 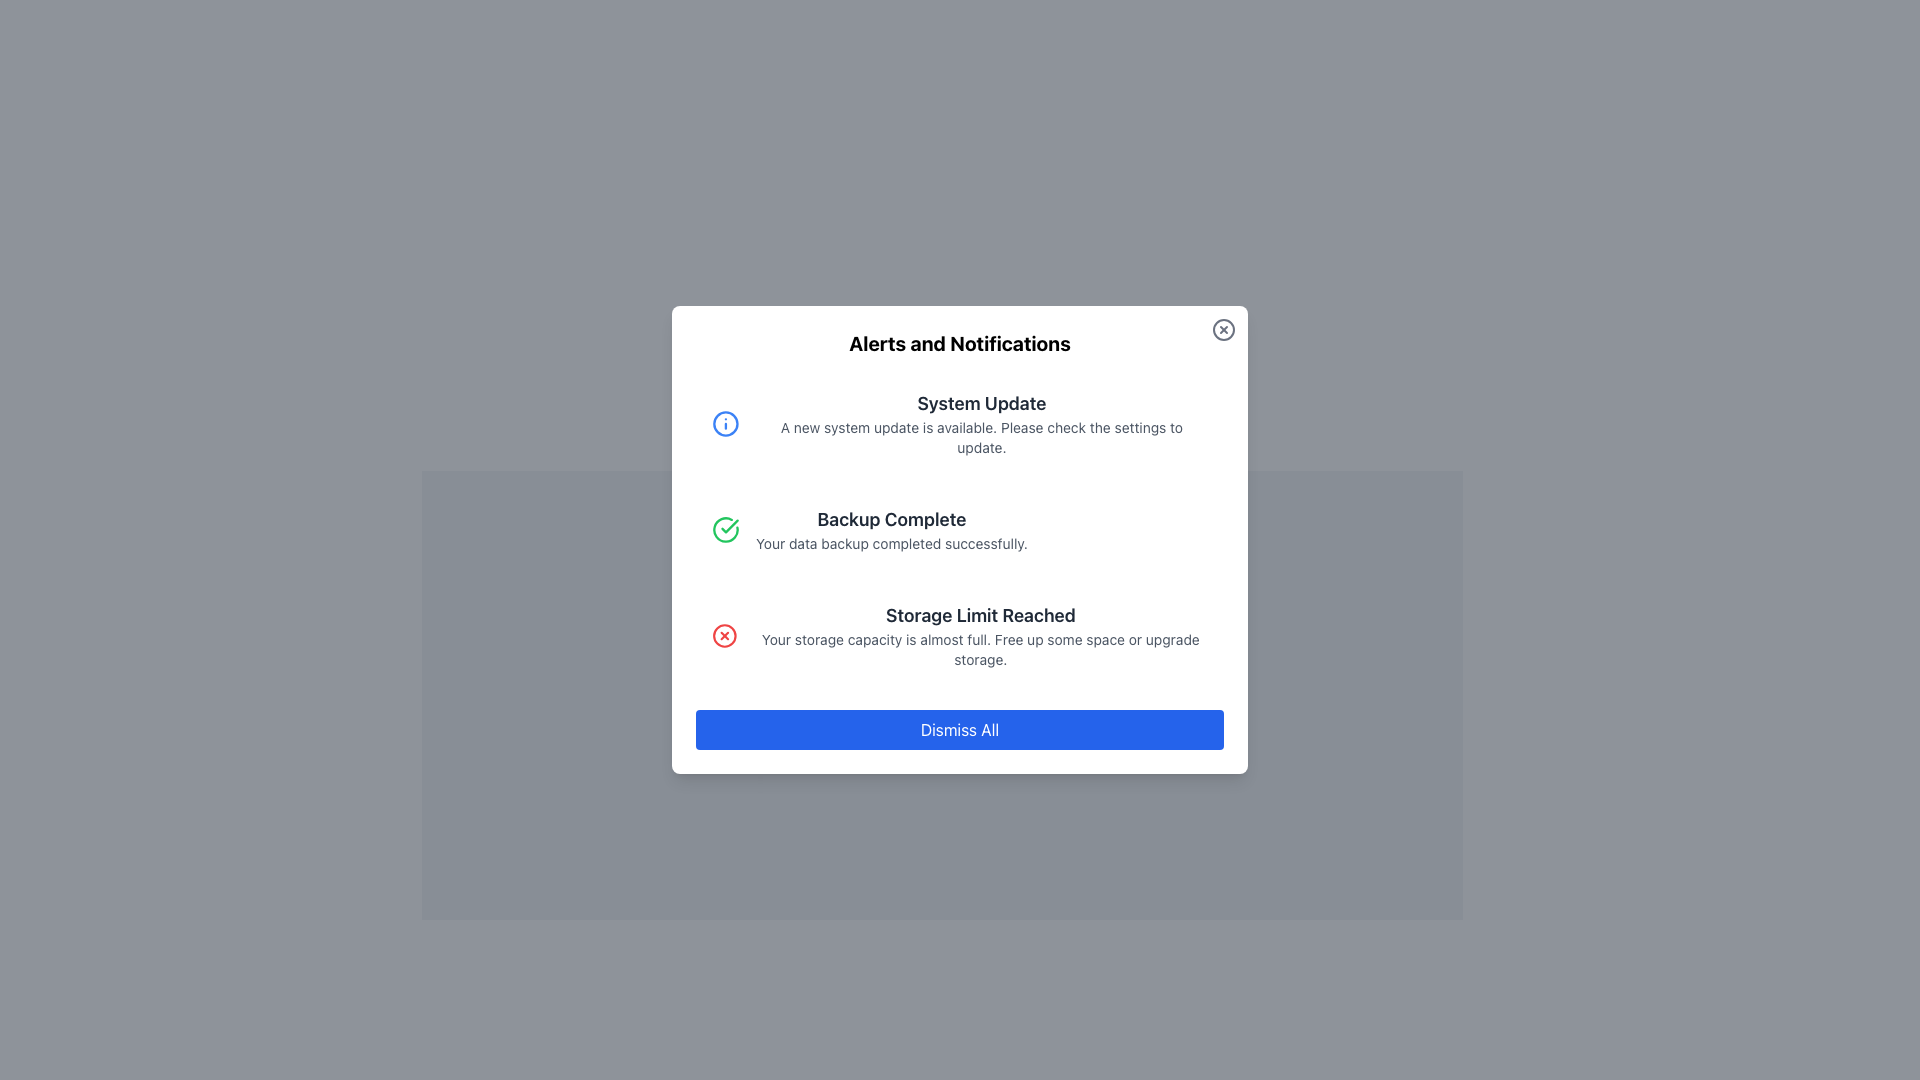 What do you see at coordinates (724, 423) in the screenshot?
I see `the system update icon located on the left side of the 'System Update' alert box, near its header` at bounding box center [724, 423].